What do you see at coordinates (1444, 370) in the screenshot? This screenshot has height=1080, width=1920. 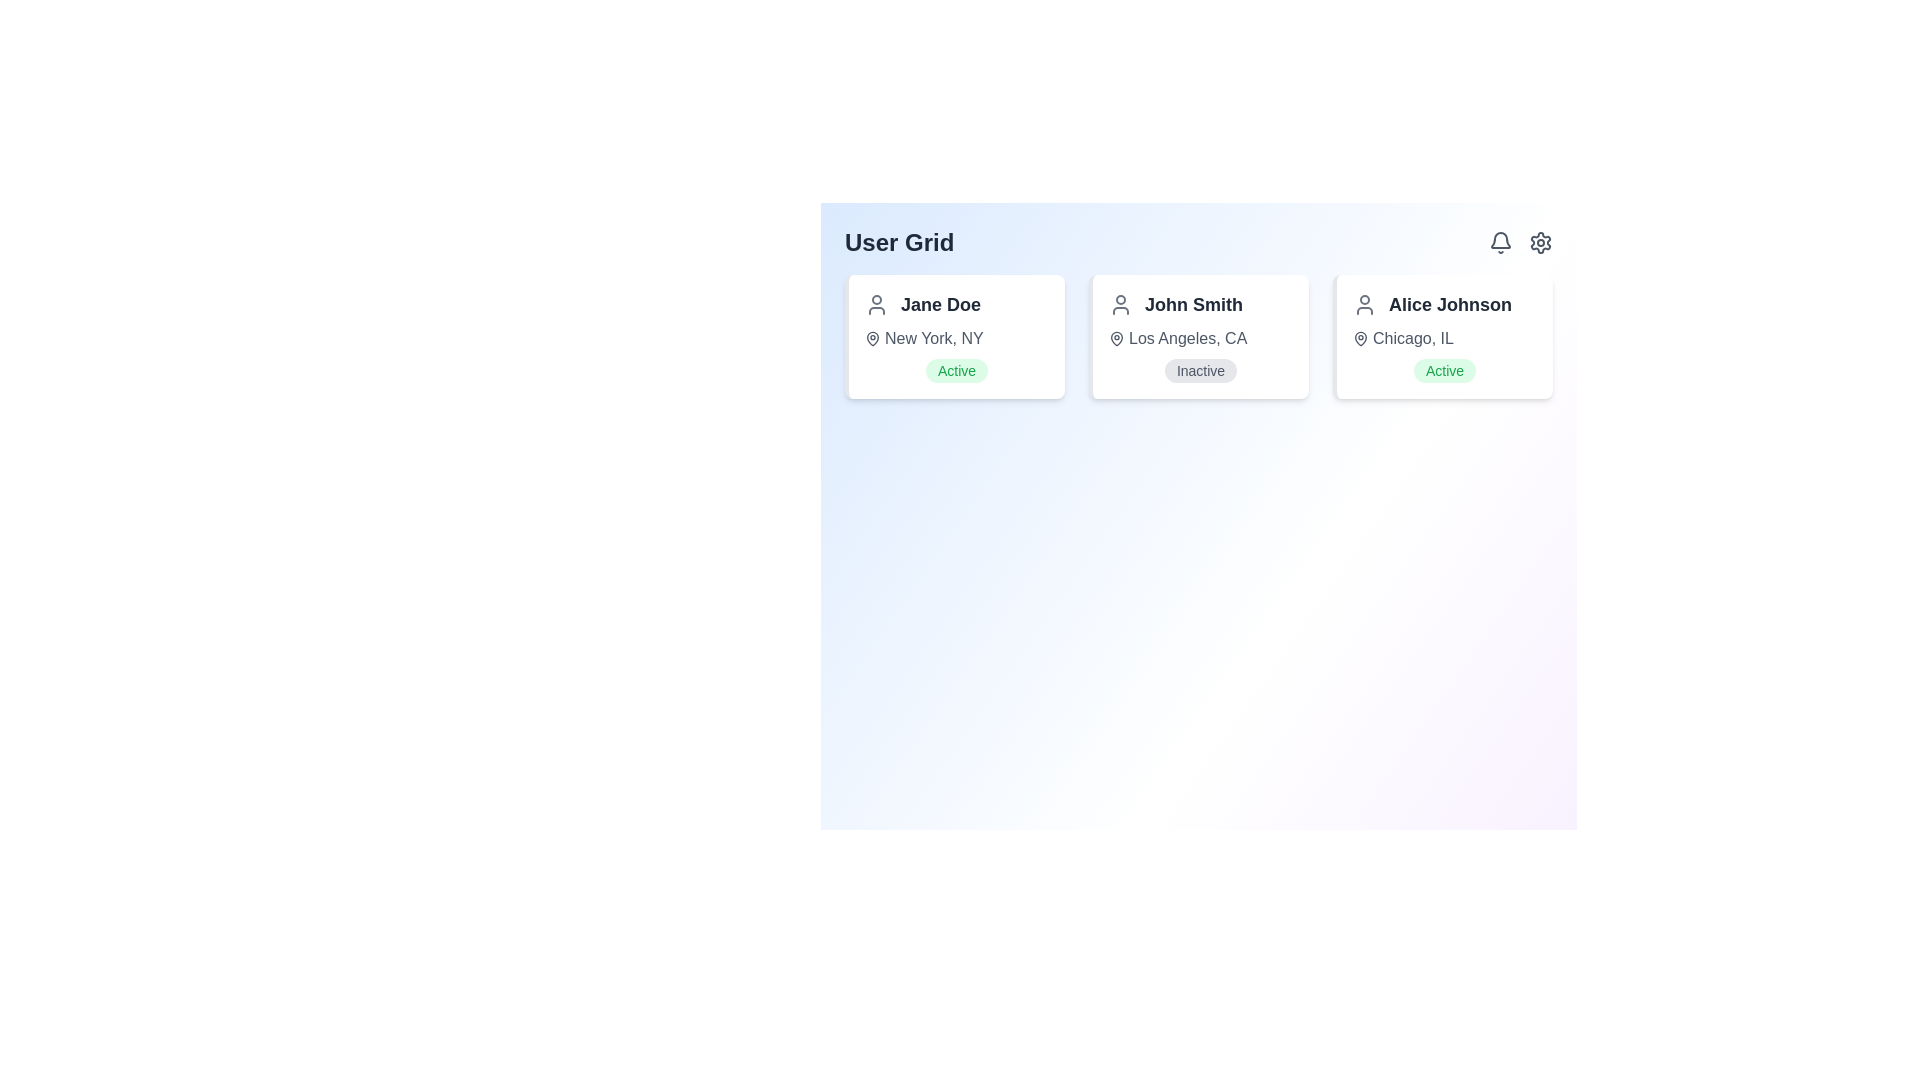 I see `the badge-like label displaying 'Active' with a green font on a light green rounded background, located at the bottom-center of the user information card for 'Alice Johnson'` at bounding box center [1444, 370].